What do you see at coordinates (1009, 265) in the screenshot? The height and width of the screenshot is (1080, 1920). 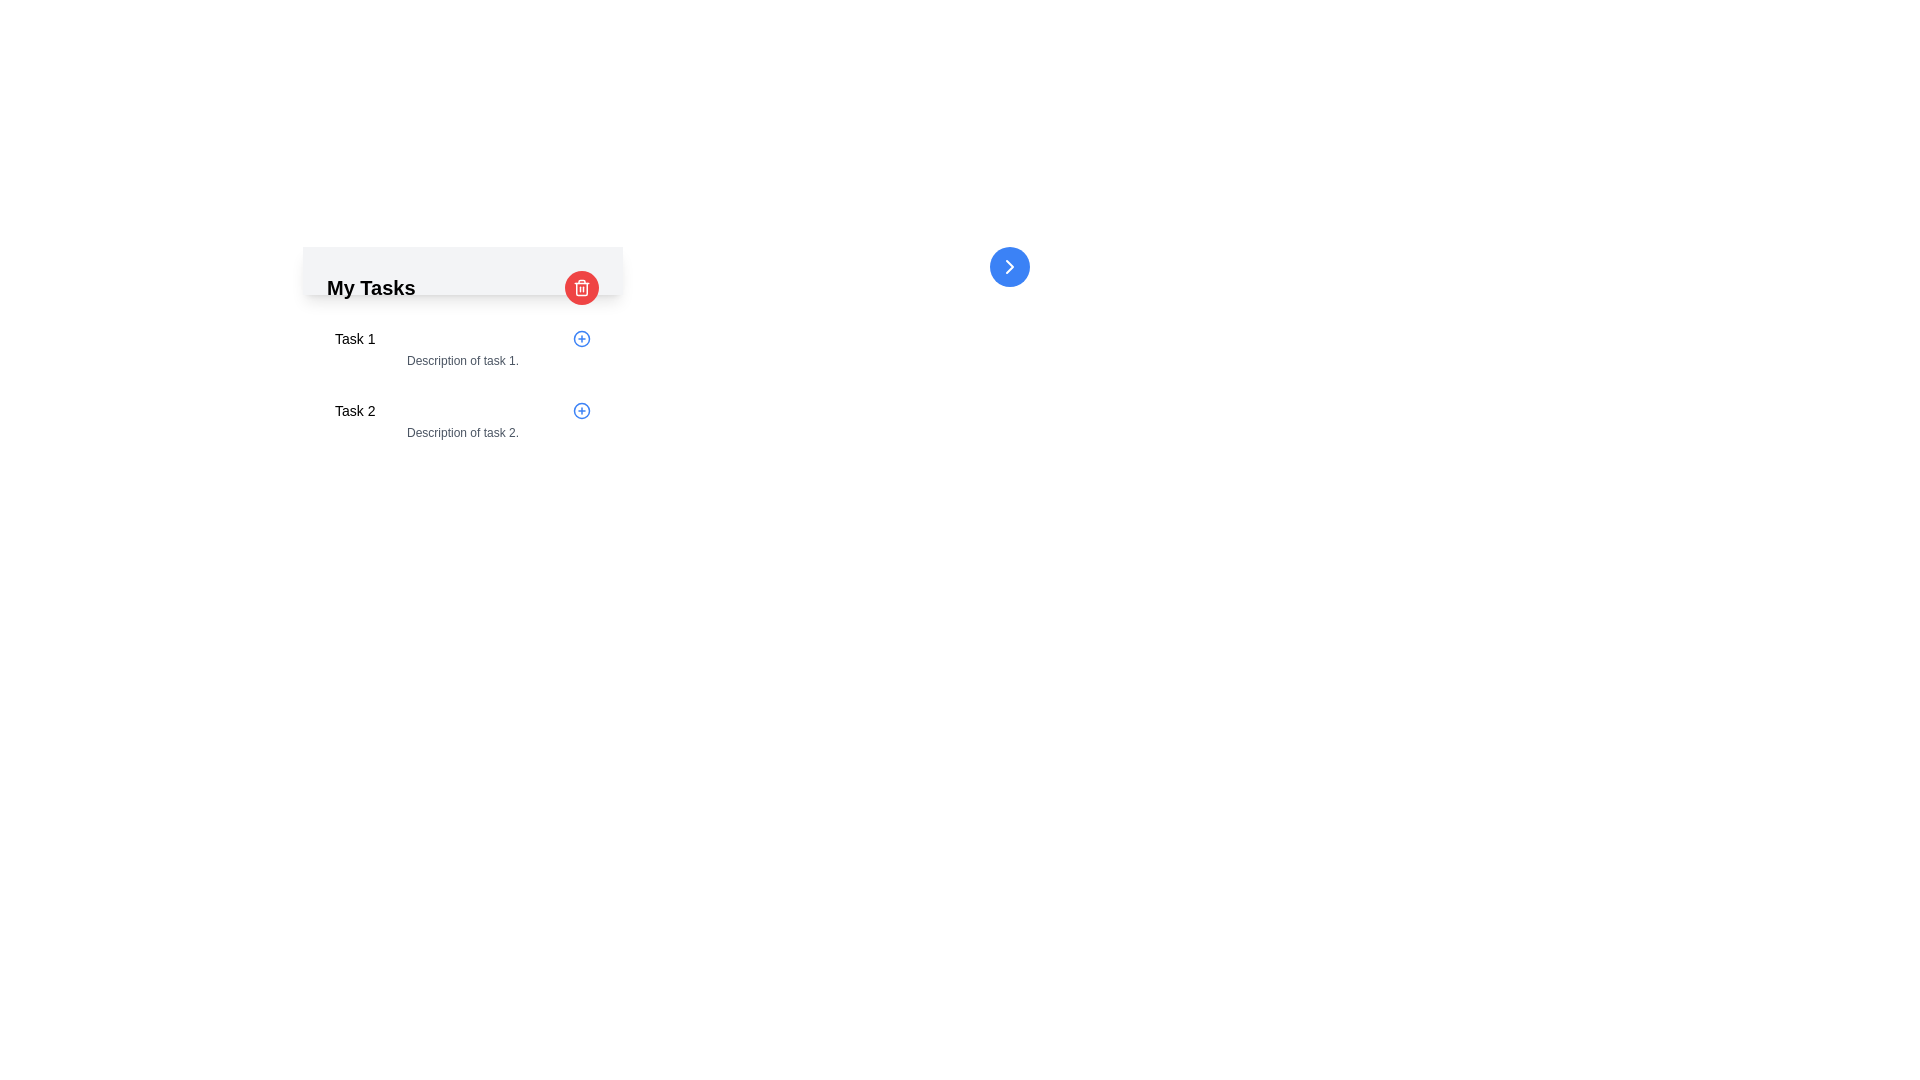 I see `the circular blue button with a white rightwards arrow symbol located in the 'My Tasks' section` at bounding box center [1009, 265].